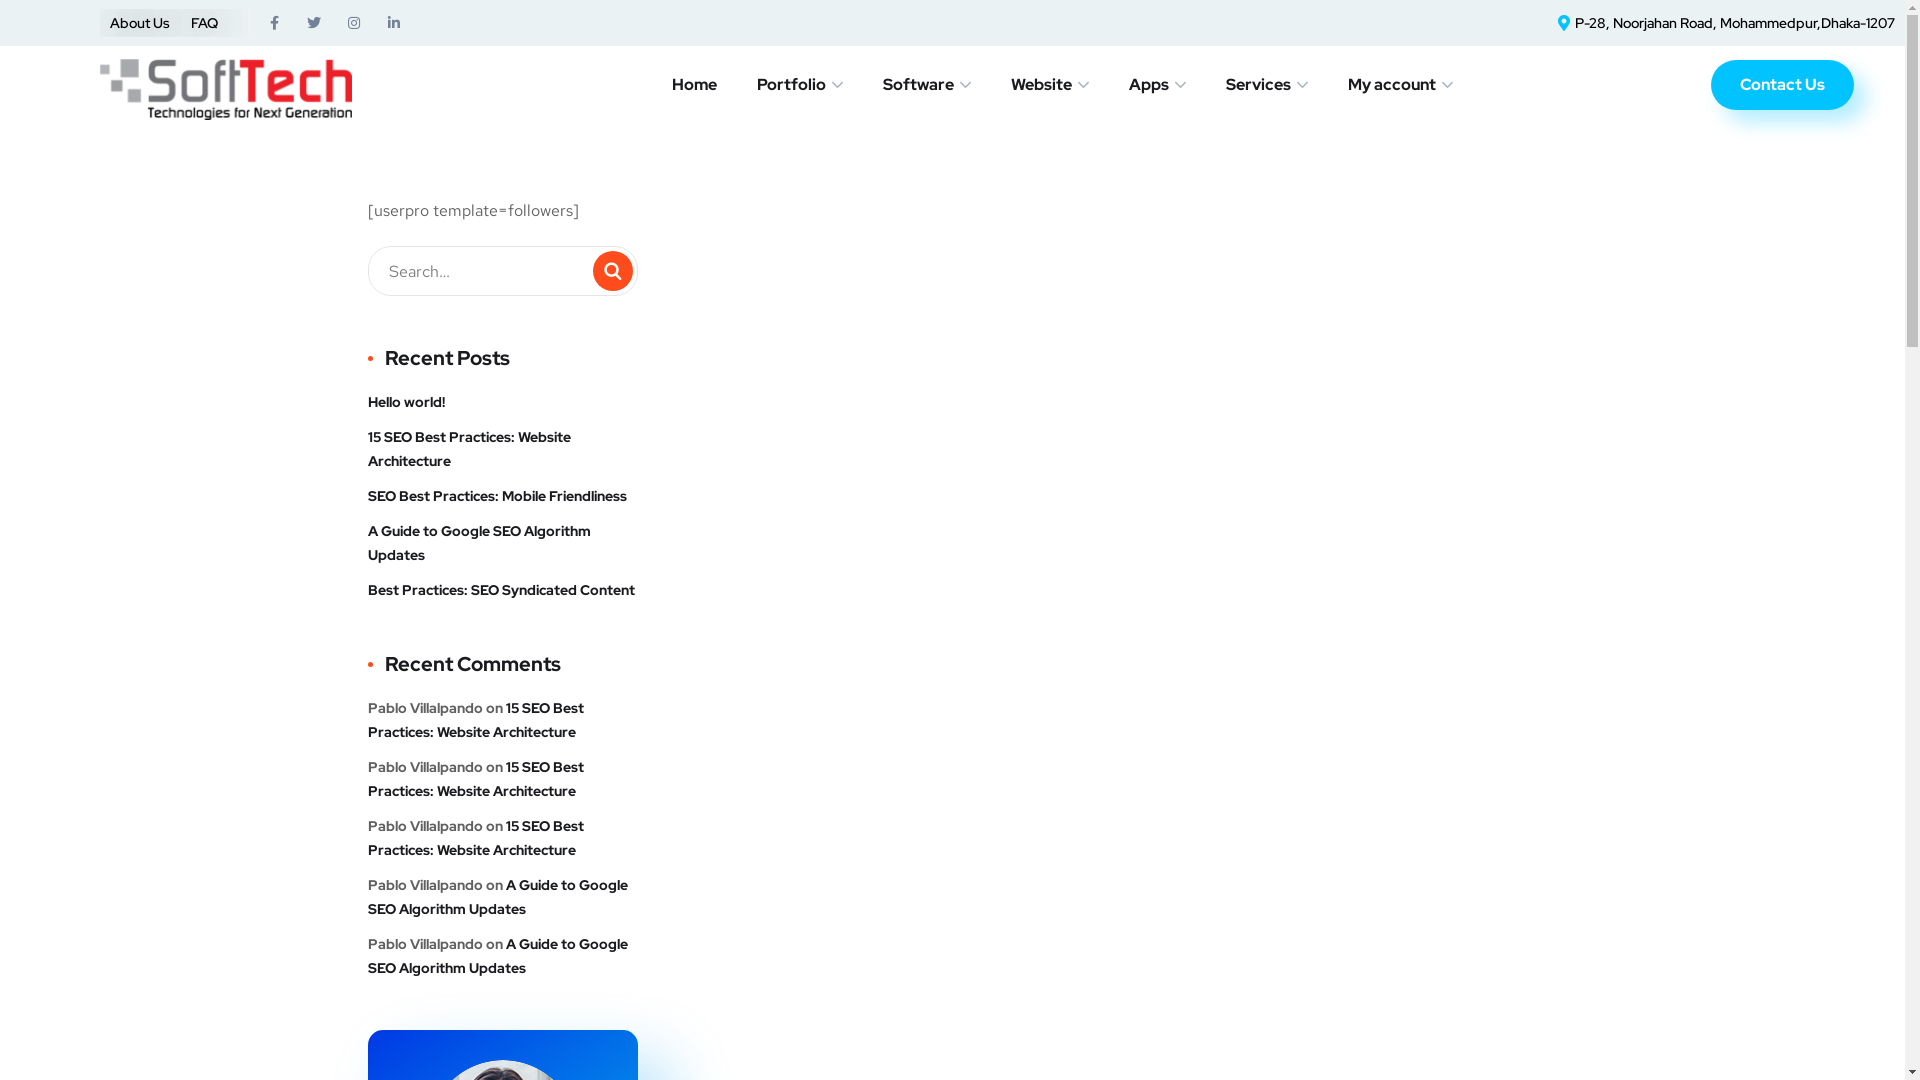 Image resolution: width=1920 pixels, height=1080 pixels. I want to click on 'Home', so click(672, 83).